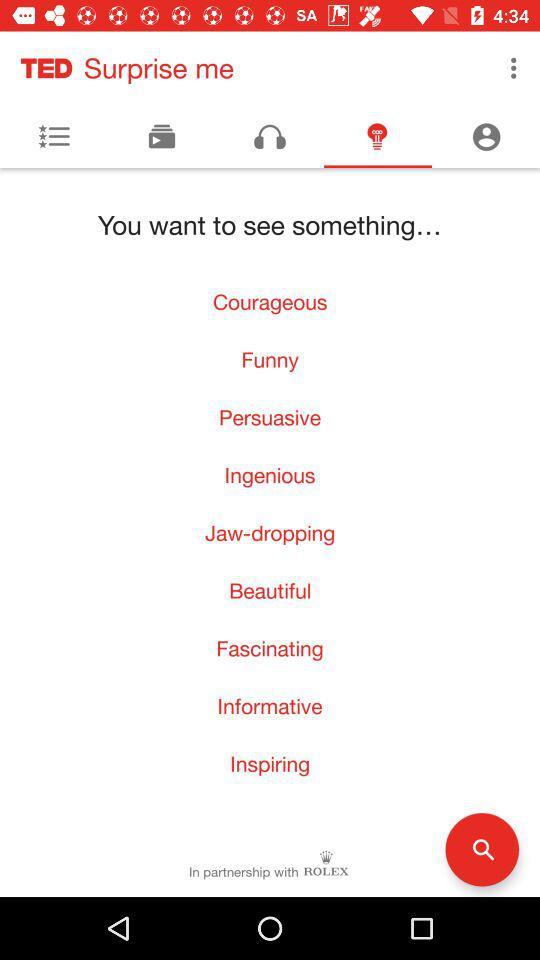 The width and height of the screenshot is (540, 960). What do you see at coordinates (270, 647) in the screenshot?
I see `fascinating icon` at bounding box center [270, 647].